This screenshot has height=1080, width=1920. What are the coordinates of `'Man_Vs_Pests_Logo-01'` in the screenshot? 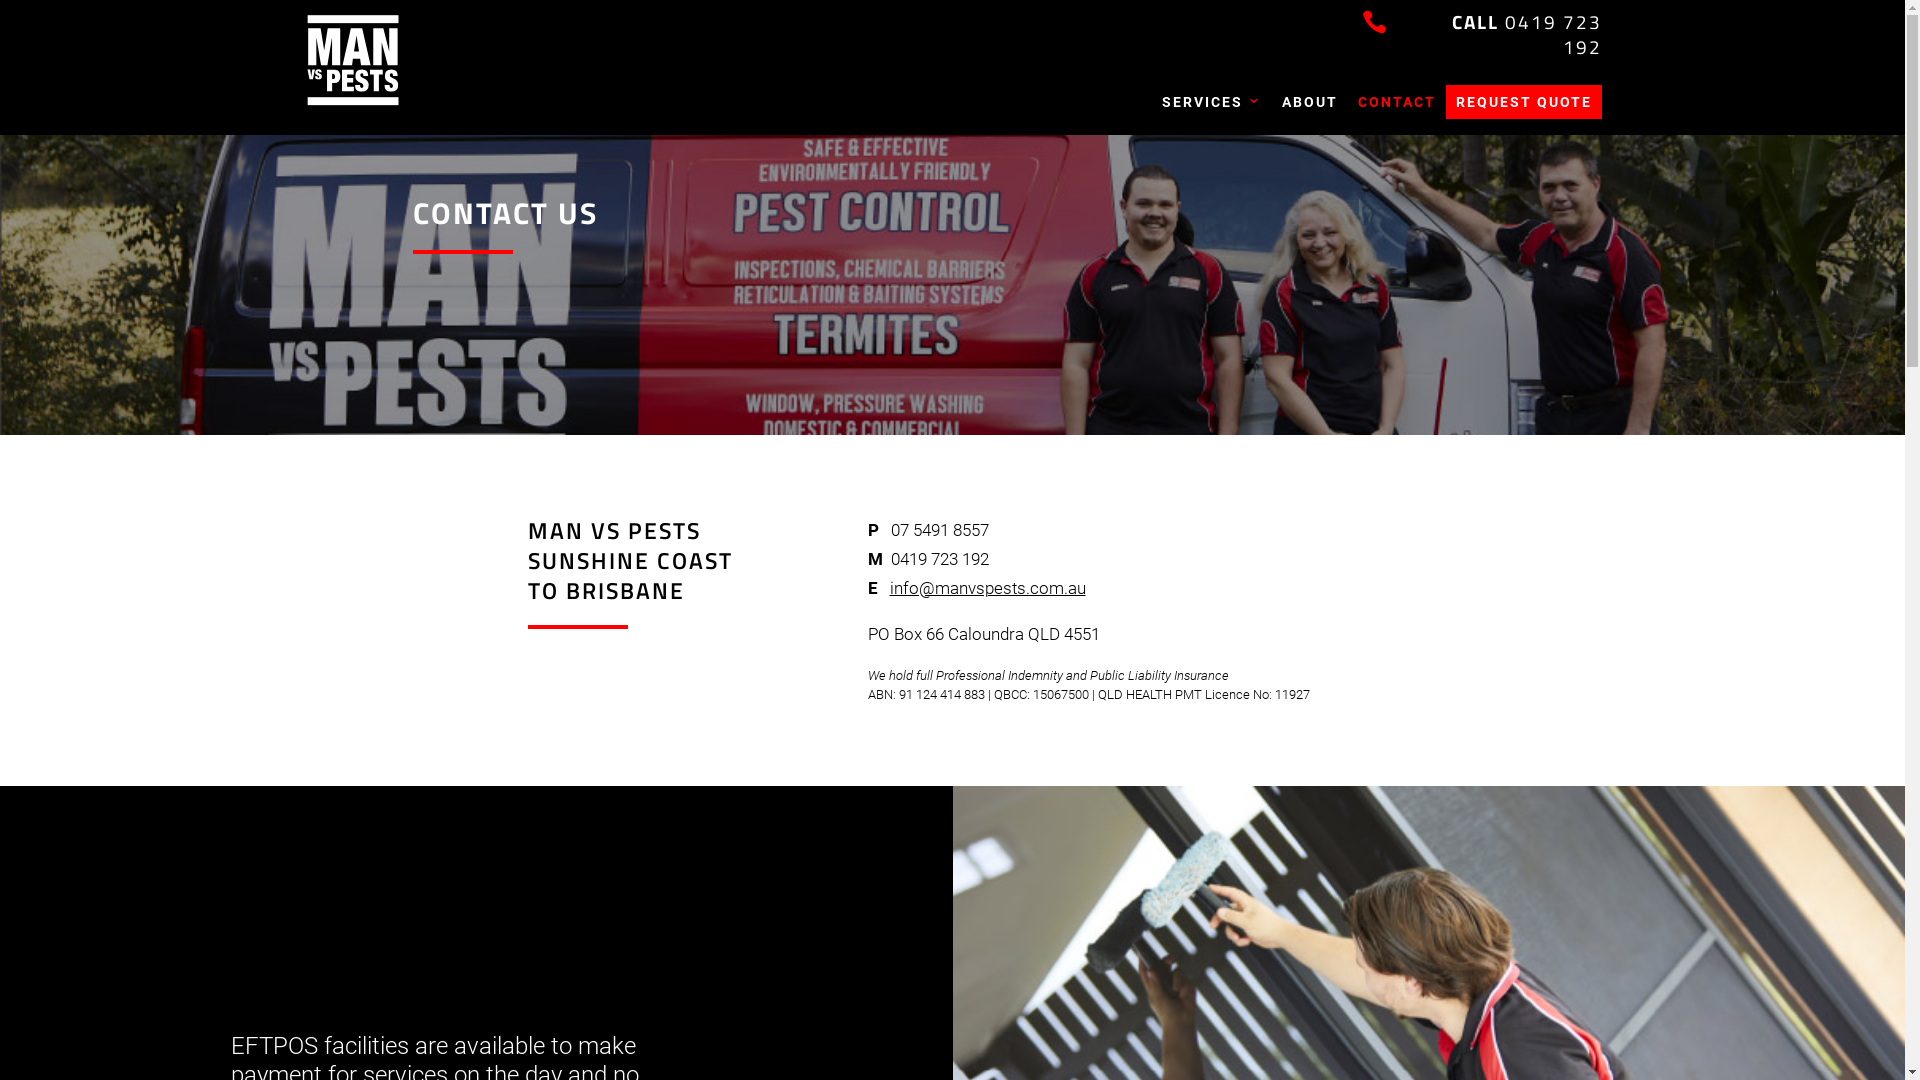 It's located at (351, 59).